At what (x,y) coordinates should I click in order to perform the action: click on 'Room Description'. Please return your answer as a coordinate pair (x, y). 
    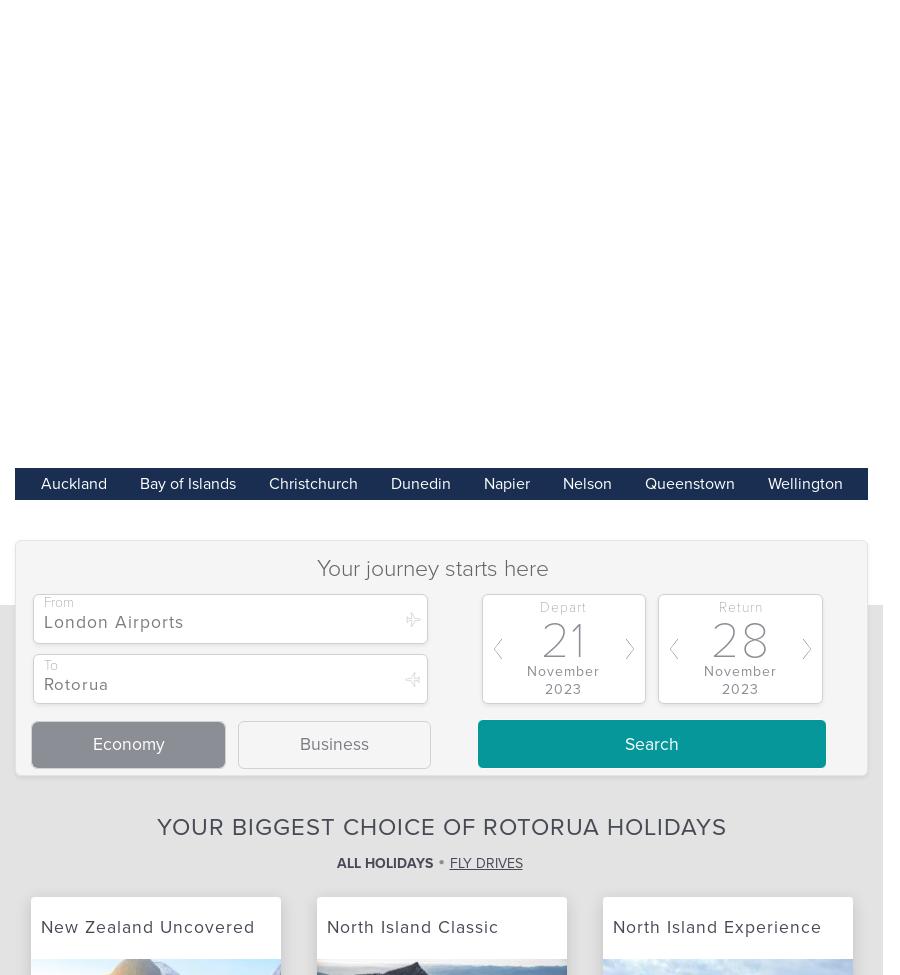
    Looking at the image, I should click on (189, 555).